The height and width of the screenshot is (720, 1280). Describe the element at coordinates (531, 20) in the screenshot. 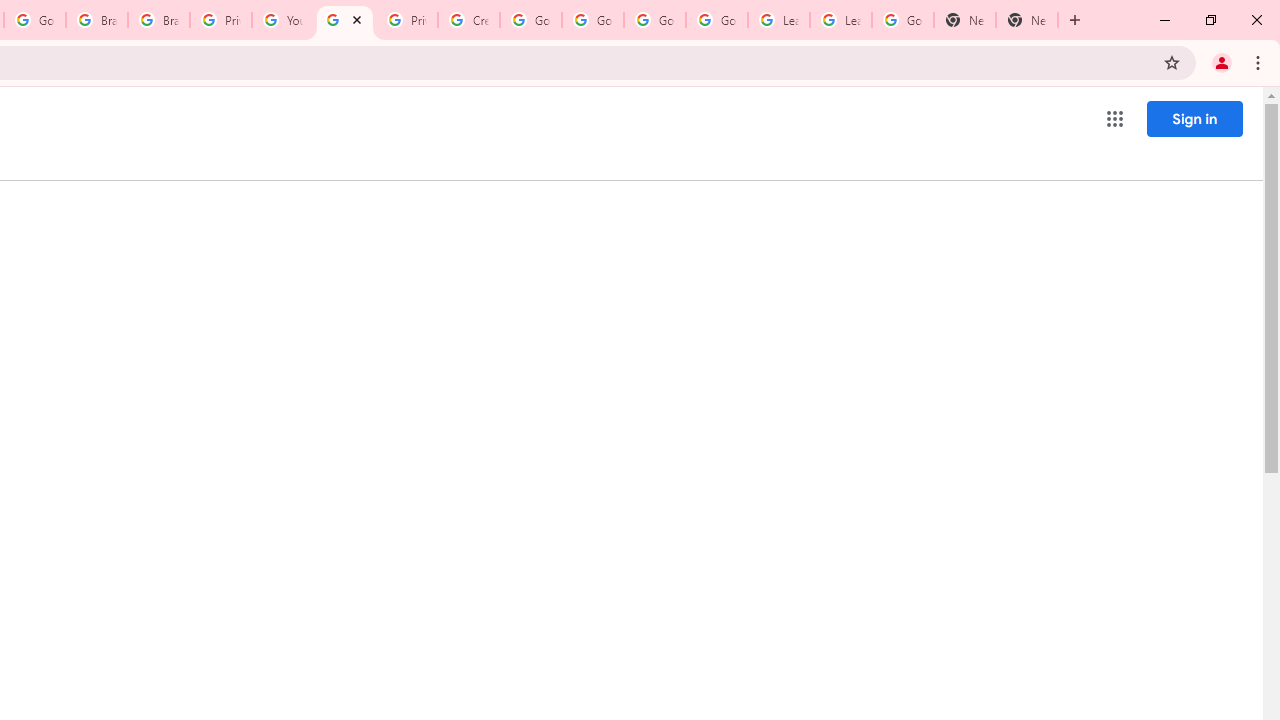

I see `'Google Account Help'` at that location.